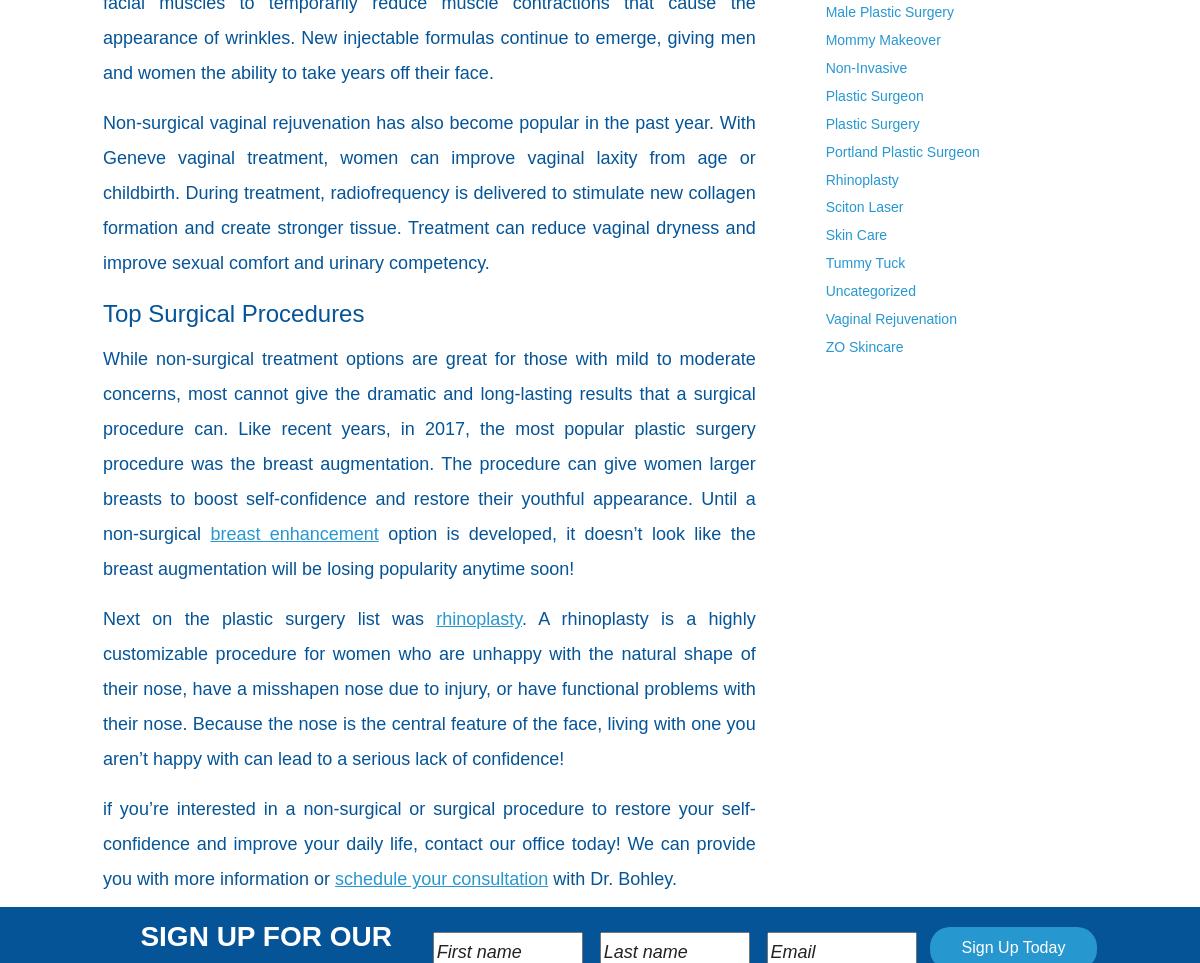 The height and width of the screenshot is (963, 1200). Describe the element at coordinates (335, 878) in the screenshot. I see `'schedule your consultation'` at that location.